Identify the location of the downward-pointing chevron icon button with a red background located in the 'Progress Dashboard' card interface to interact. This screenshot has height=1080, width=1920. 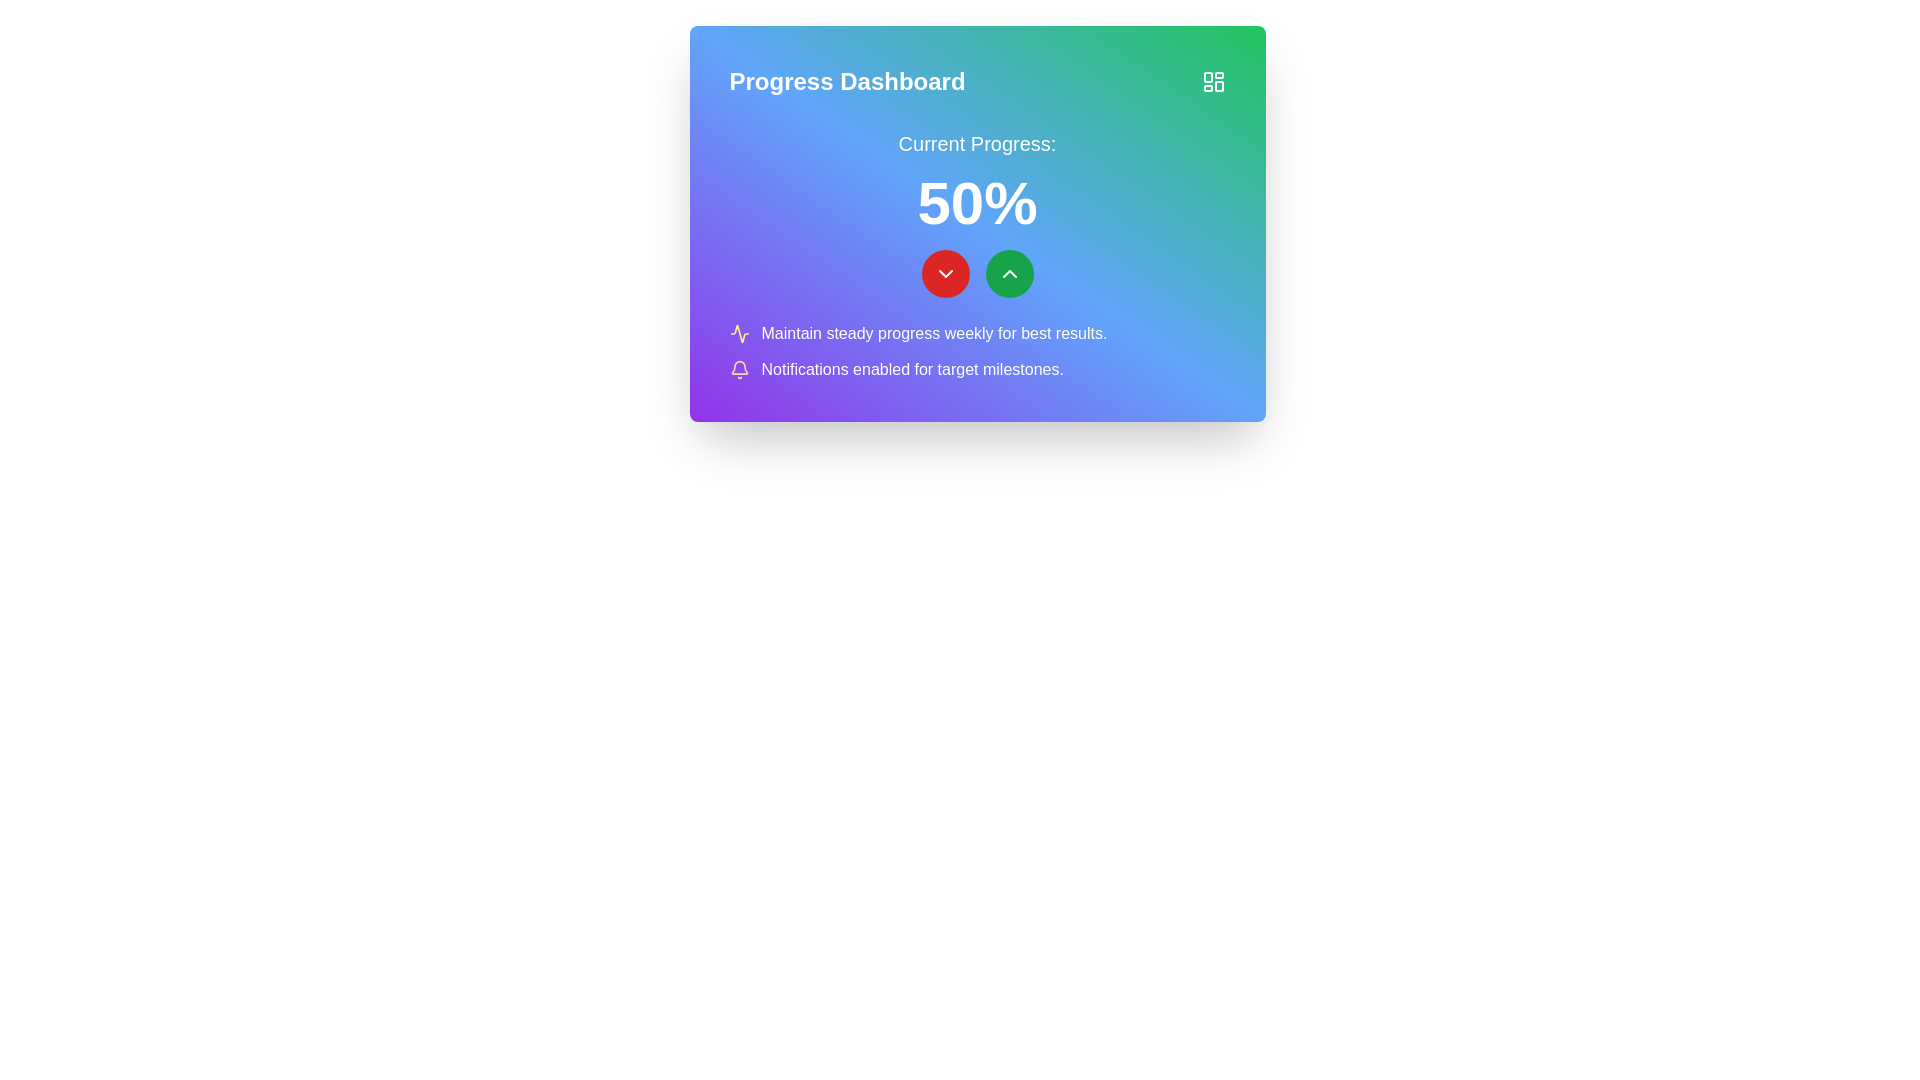
(944, 273).